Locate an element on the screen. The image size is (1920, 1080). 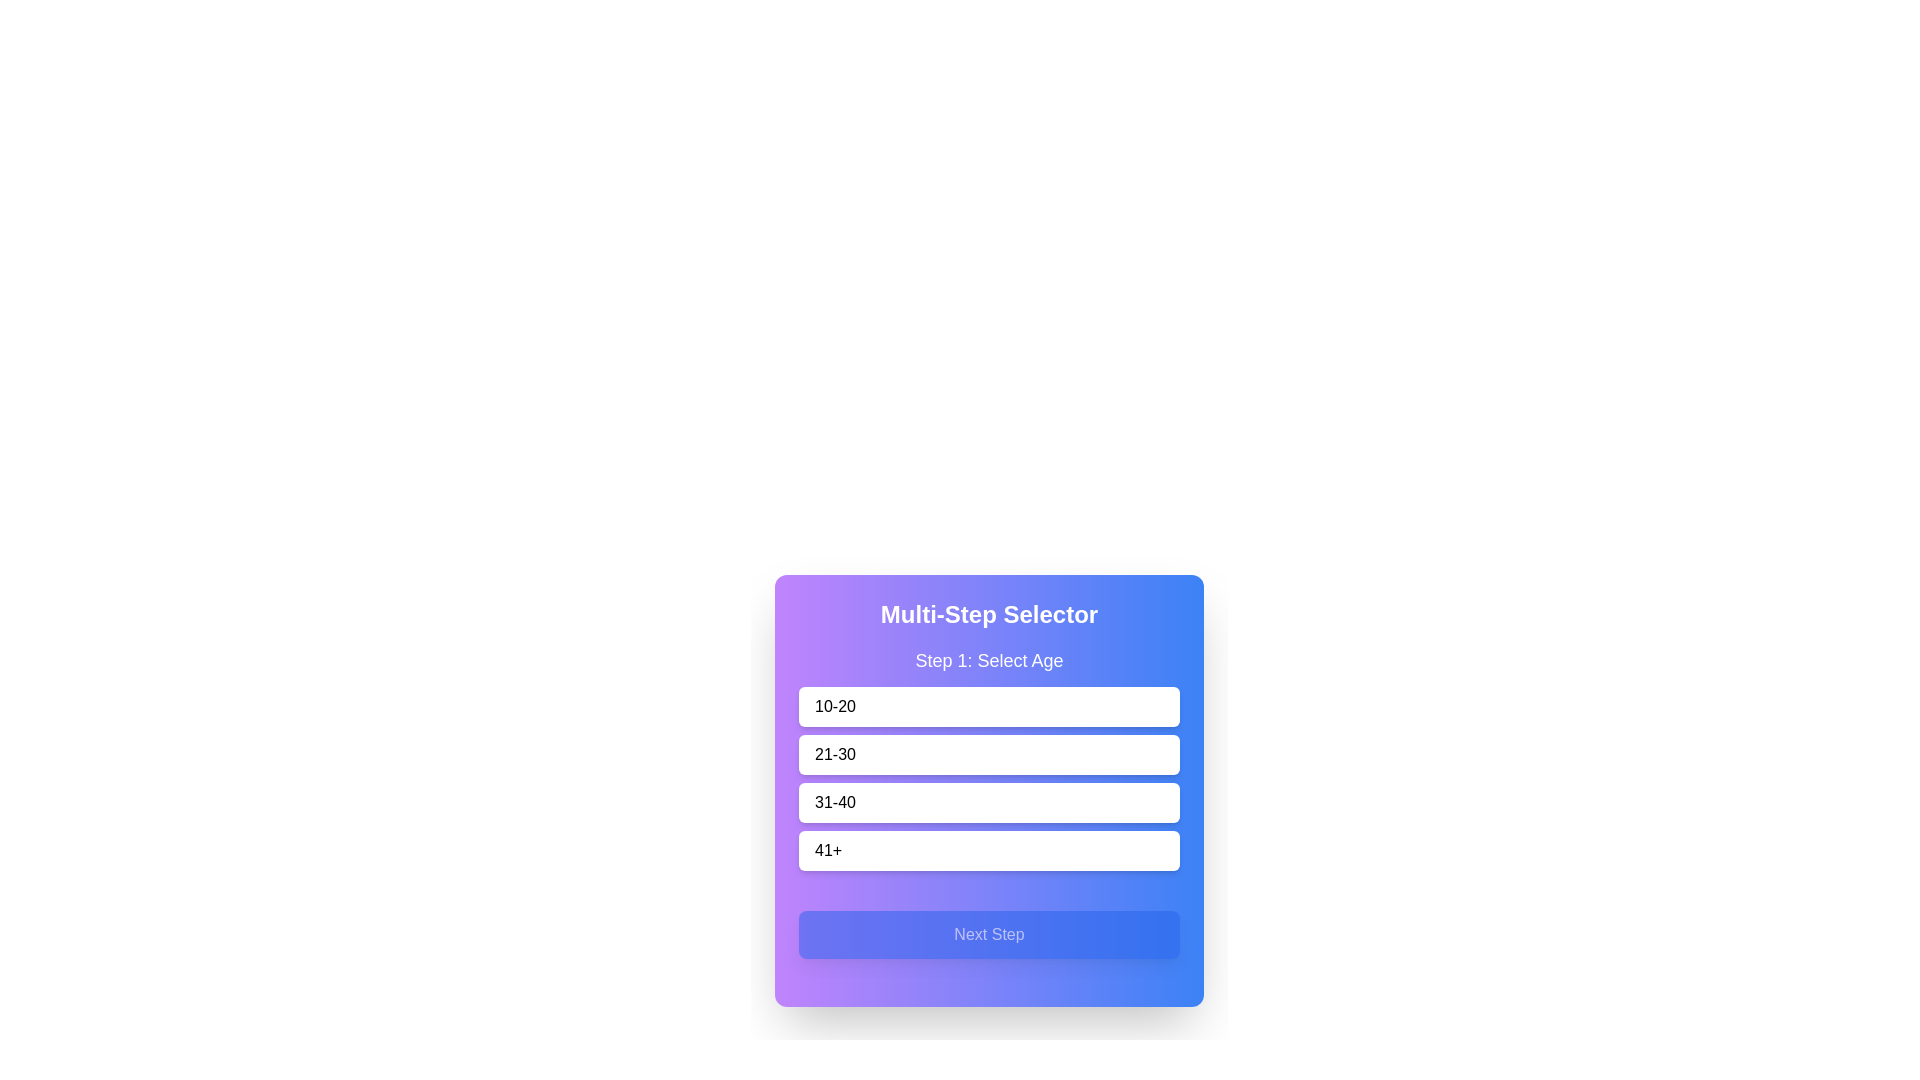
the text label indicating the selectable age range '21-30' within the second card of four in the vertical stack for selecting age ranges is located at coordinates (835, 755).